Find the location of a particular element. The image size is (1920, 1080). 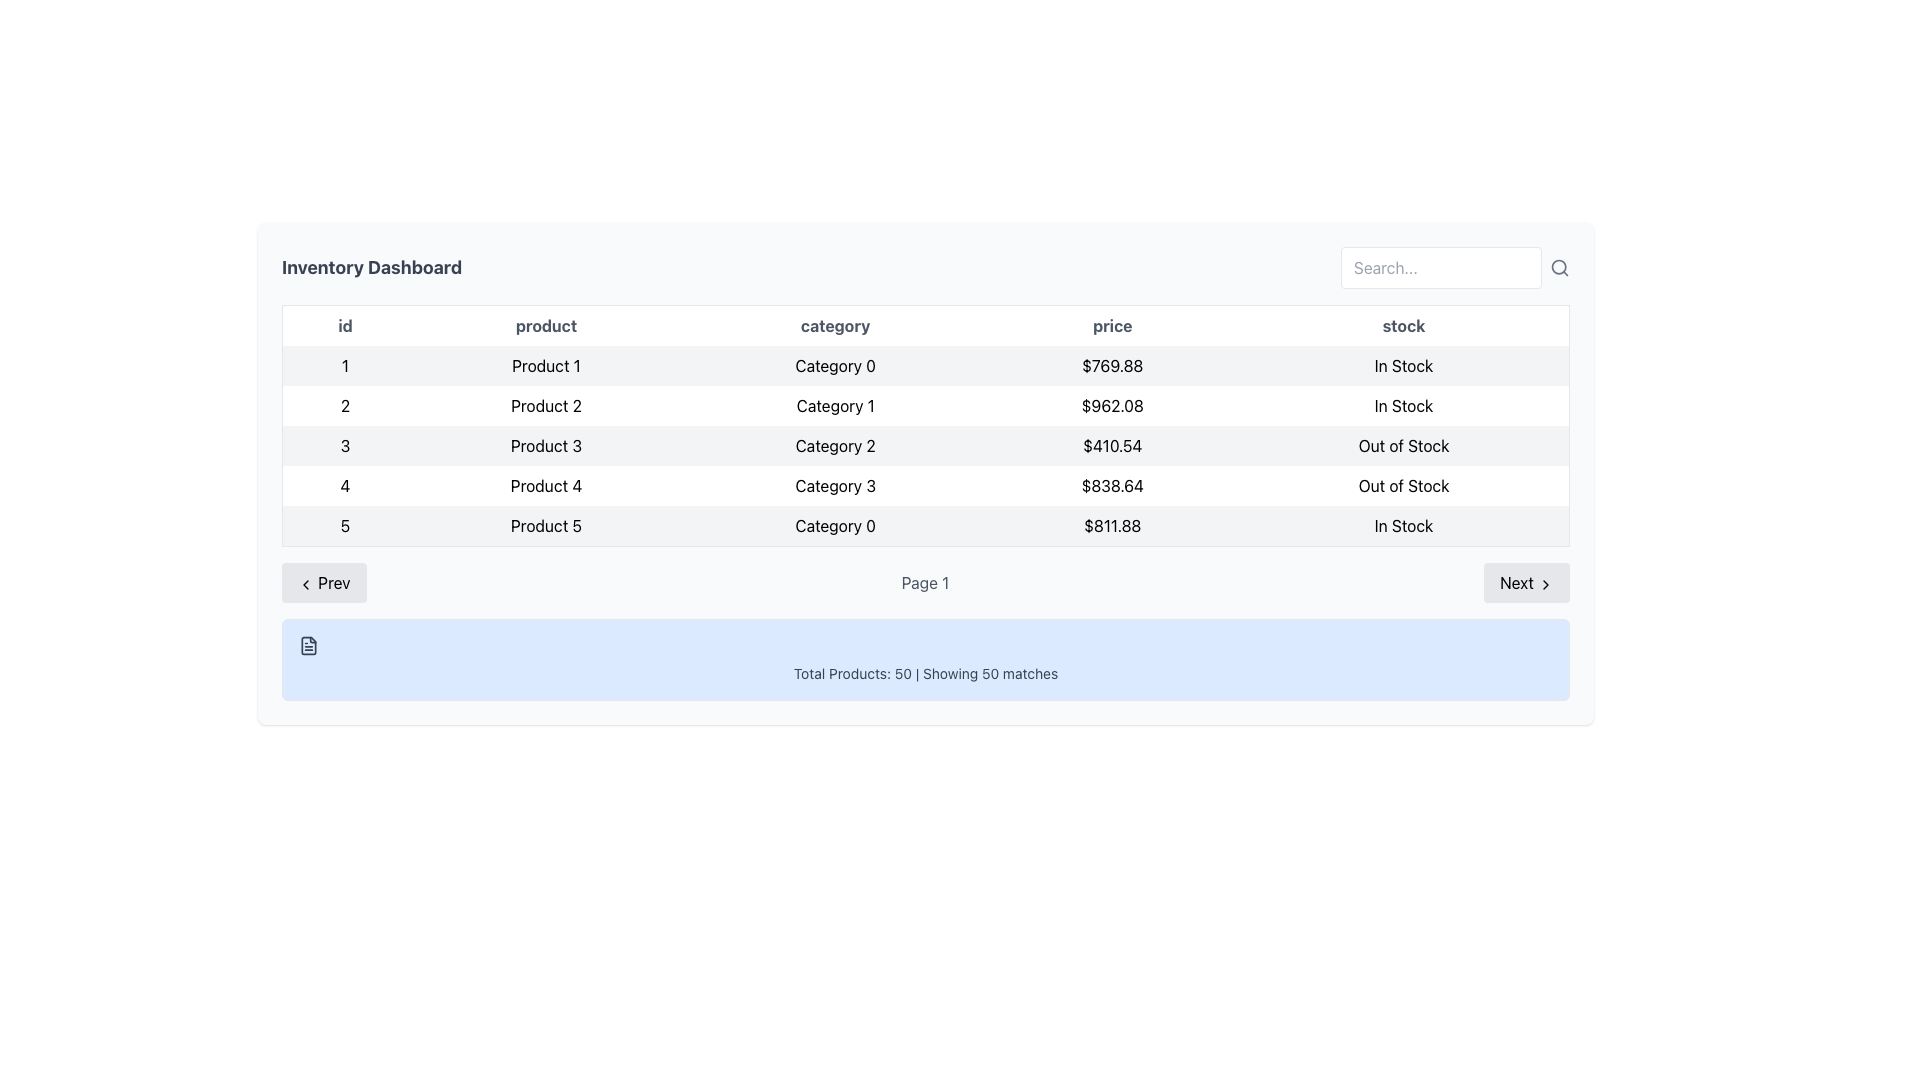

the text label that displays the total number of products available and the number currently displayed, located at the bottom section of the display area, centered horizontally underneath the product table is located at coordinates (925, 674).